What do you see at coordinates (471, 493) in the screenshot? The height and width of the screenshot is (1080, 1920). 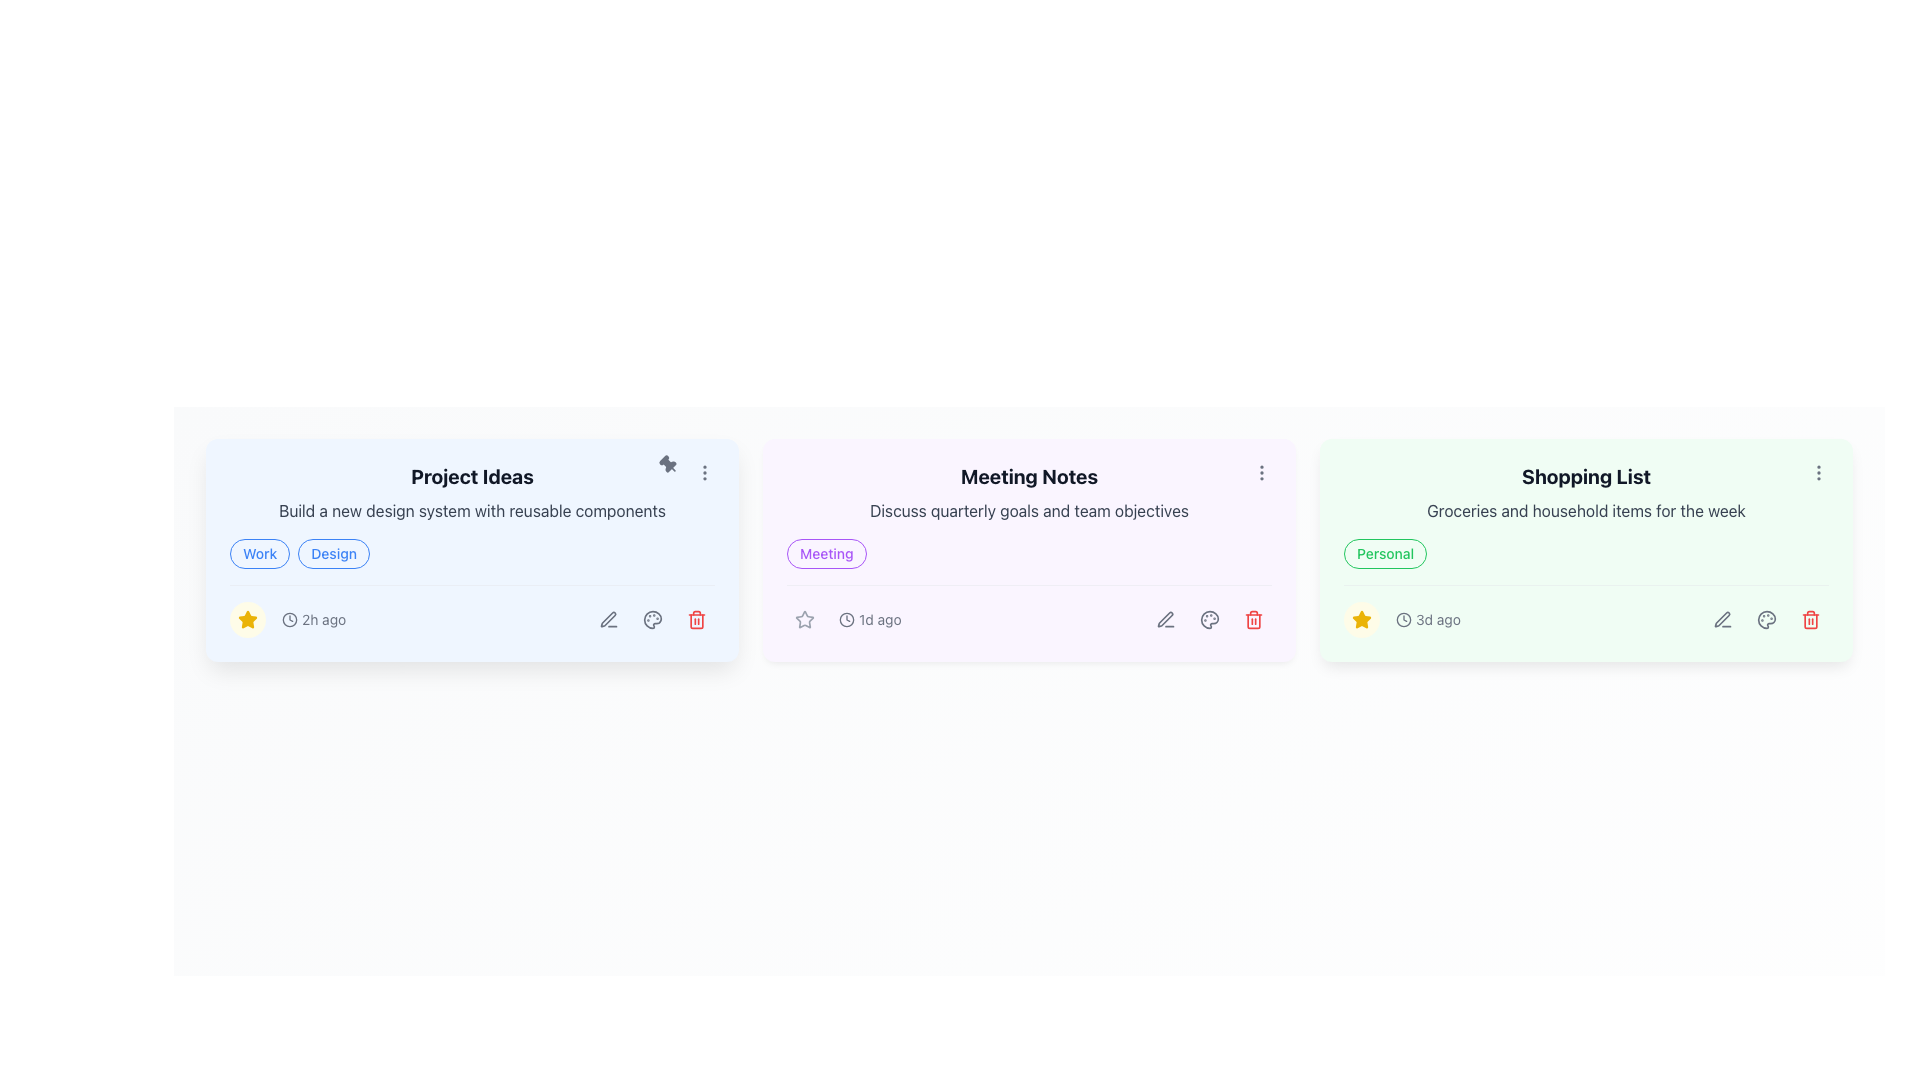 I see `the text display area containing the bold title 'Project Ideas' and the description 'Build a new design system with reusable components', located in the first card of a horizontally-aligned set of cards` at bounding box center [471, 493].